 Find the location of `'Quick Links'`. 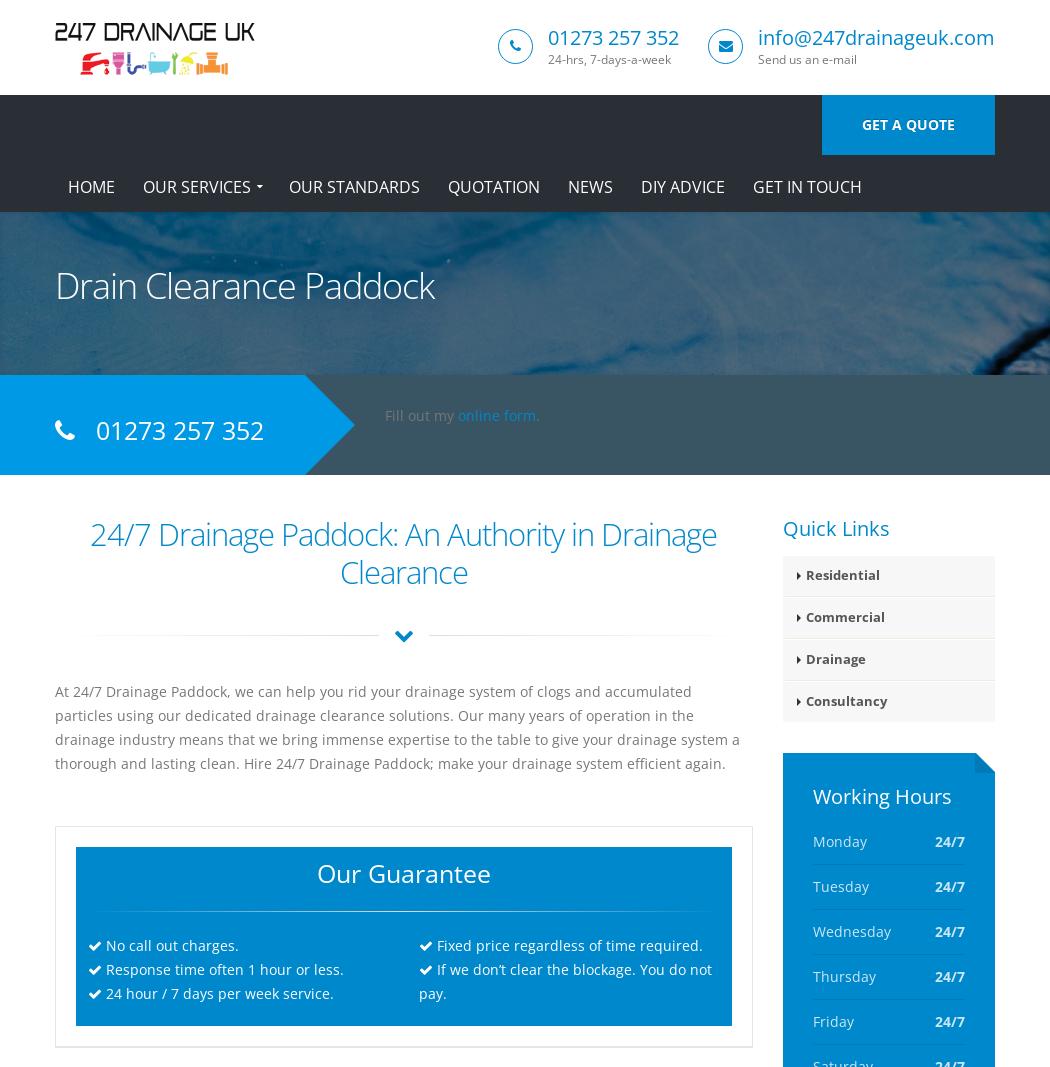

'Quick Links' is located at coordinates (835, 527).